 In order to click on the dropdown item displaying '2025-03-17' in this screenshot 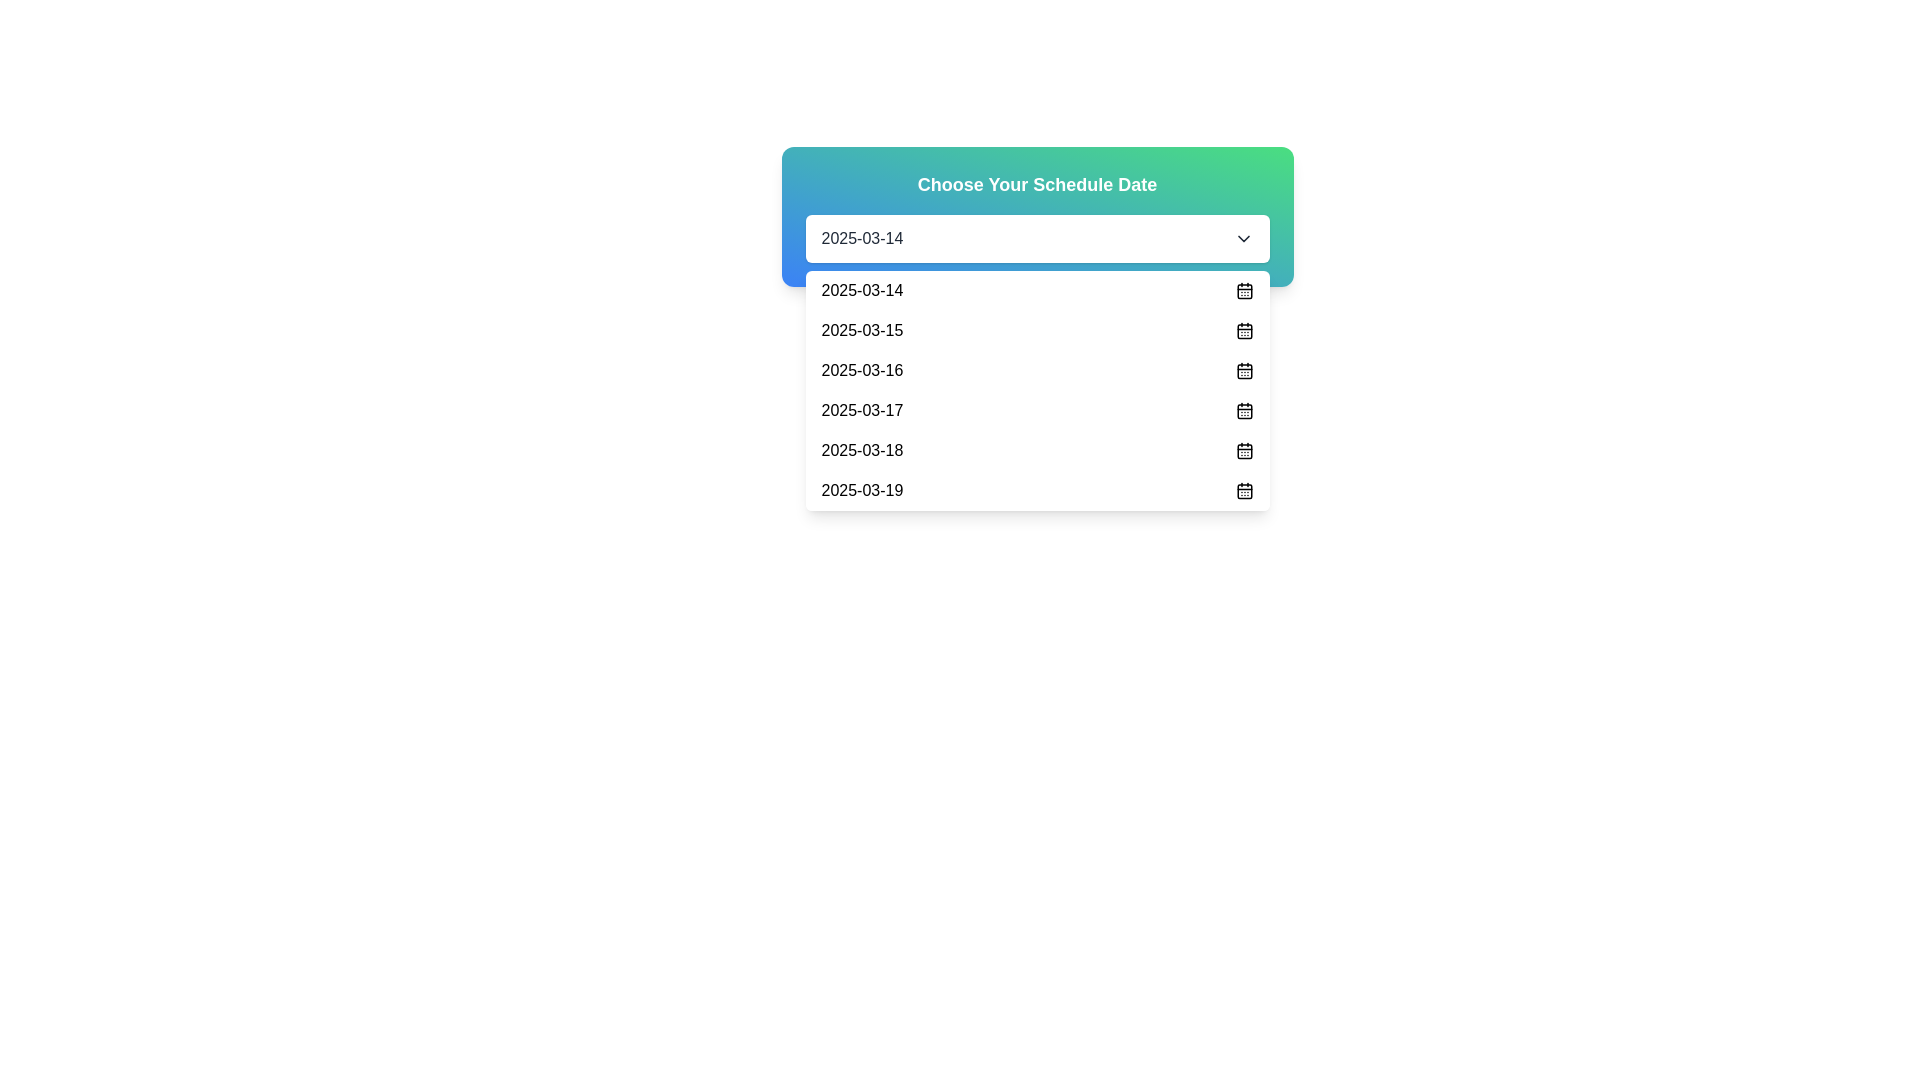, I will do `click(862, 410)`.